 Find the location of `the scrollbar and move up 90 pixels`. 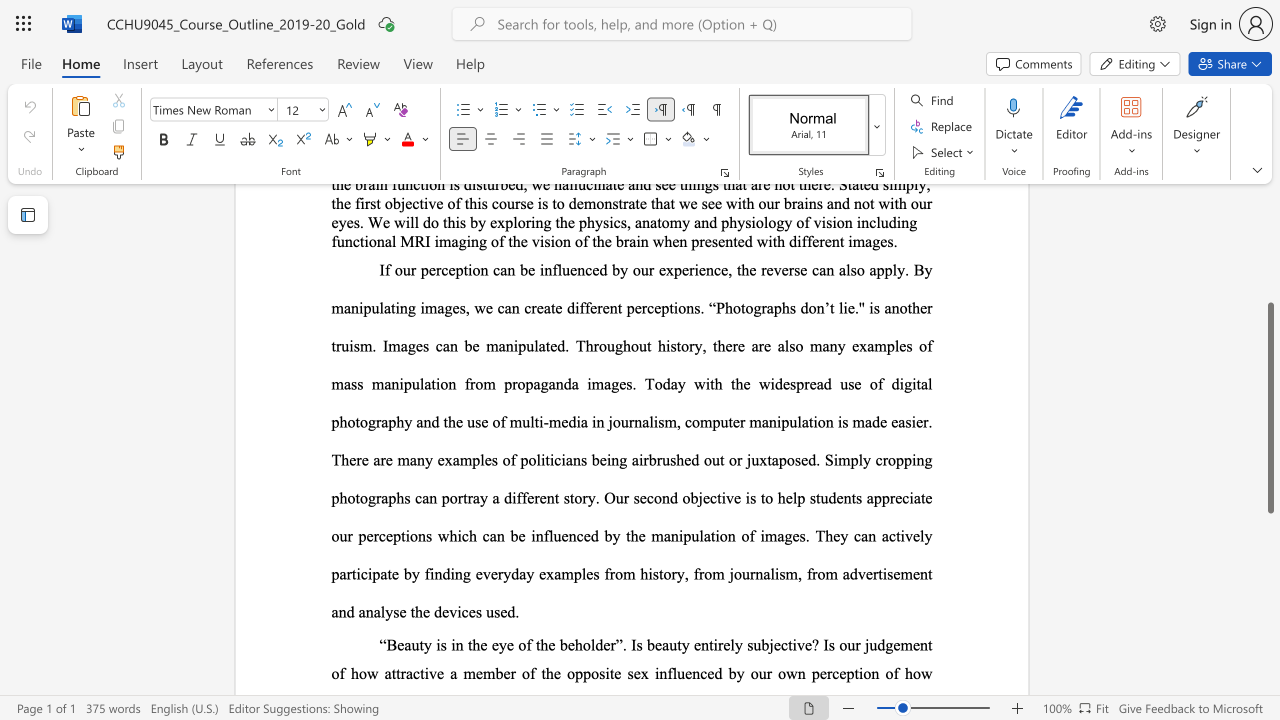

the scrollbar and move up 90 pixels is located at coordinates (1269, 407).